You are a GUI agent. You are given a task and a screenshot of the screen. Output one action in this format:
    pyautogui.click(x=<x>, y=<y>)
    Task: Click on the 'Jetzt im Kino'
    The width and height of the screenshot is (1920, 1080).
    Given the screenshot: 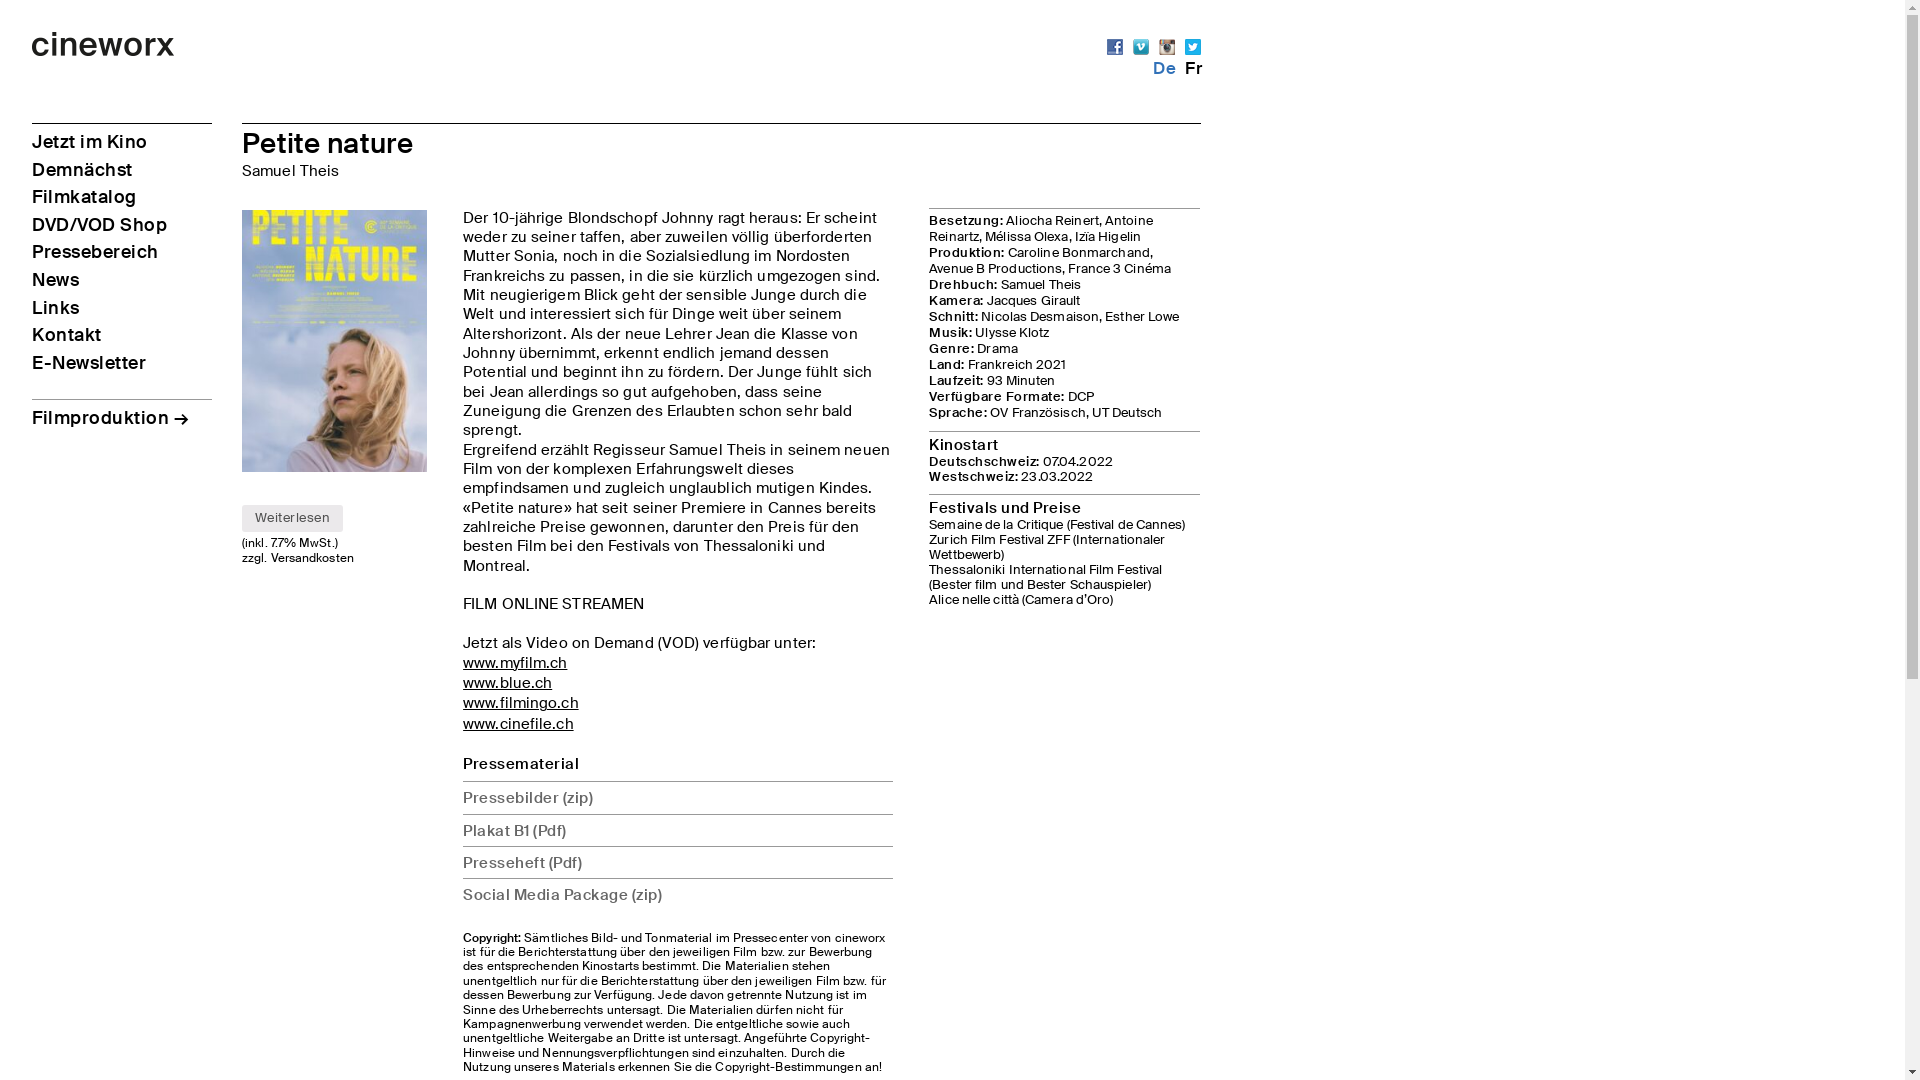 What is the action you would take?
    pyautogui.click(x=89, y=141)
    